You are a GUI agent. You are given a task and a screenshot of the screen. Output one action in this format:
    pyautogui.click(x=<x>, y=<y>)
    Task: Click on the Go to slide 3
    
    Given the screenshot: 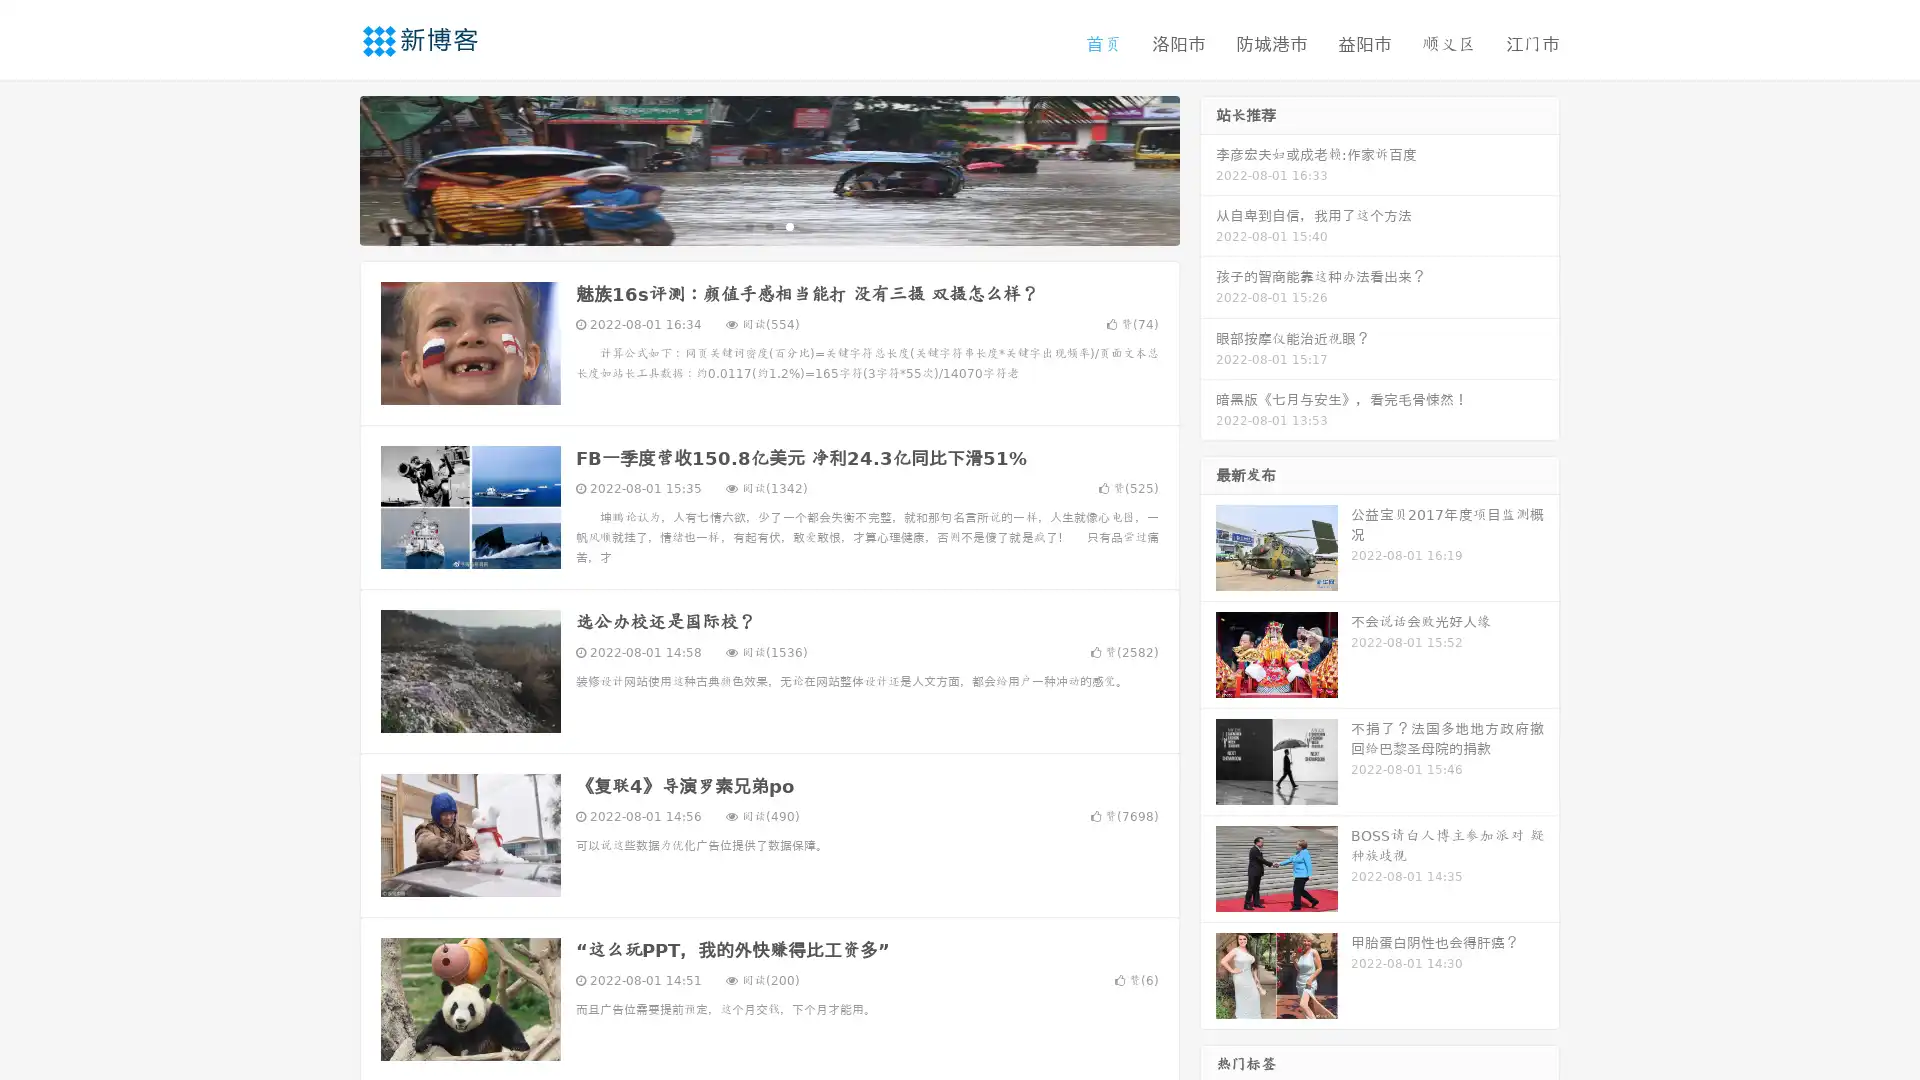 What is the action you would take?
    pyautogui.click(x=789, y=225)
    